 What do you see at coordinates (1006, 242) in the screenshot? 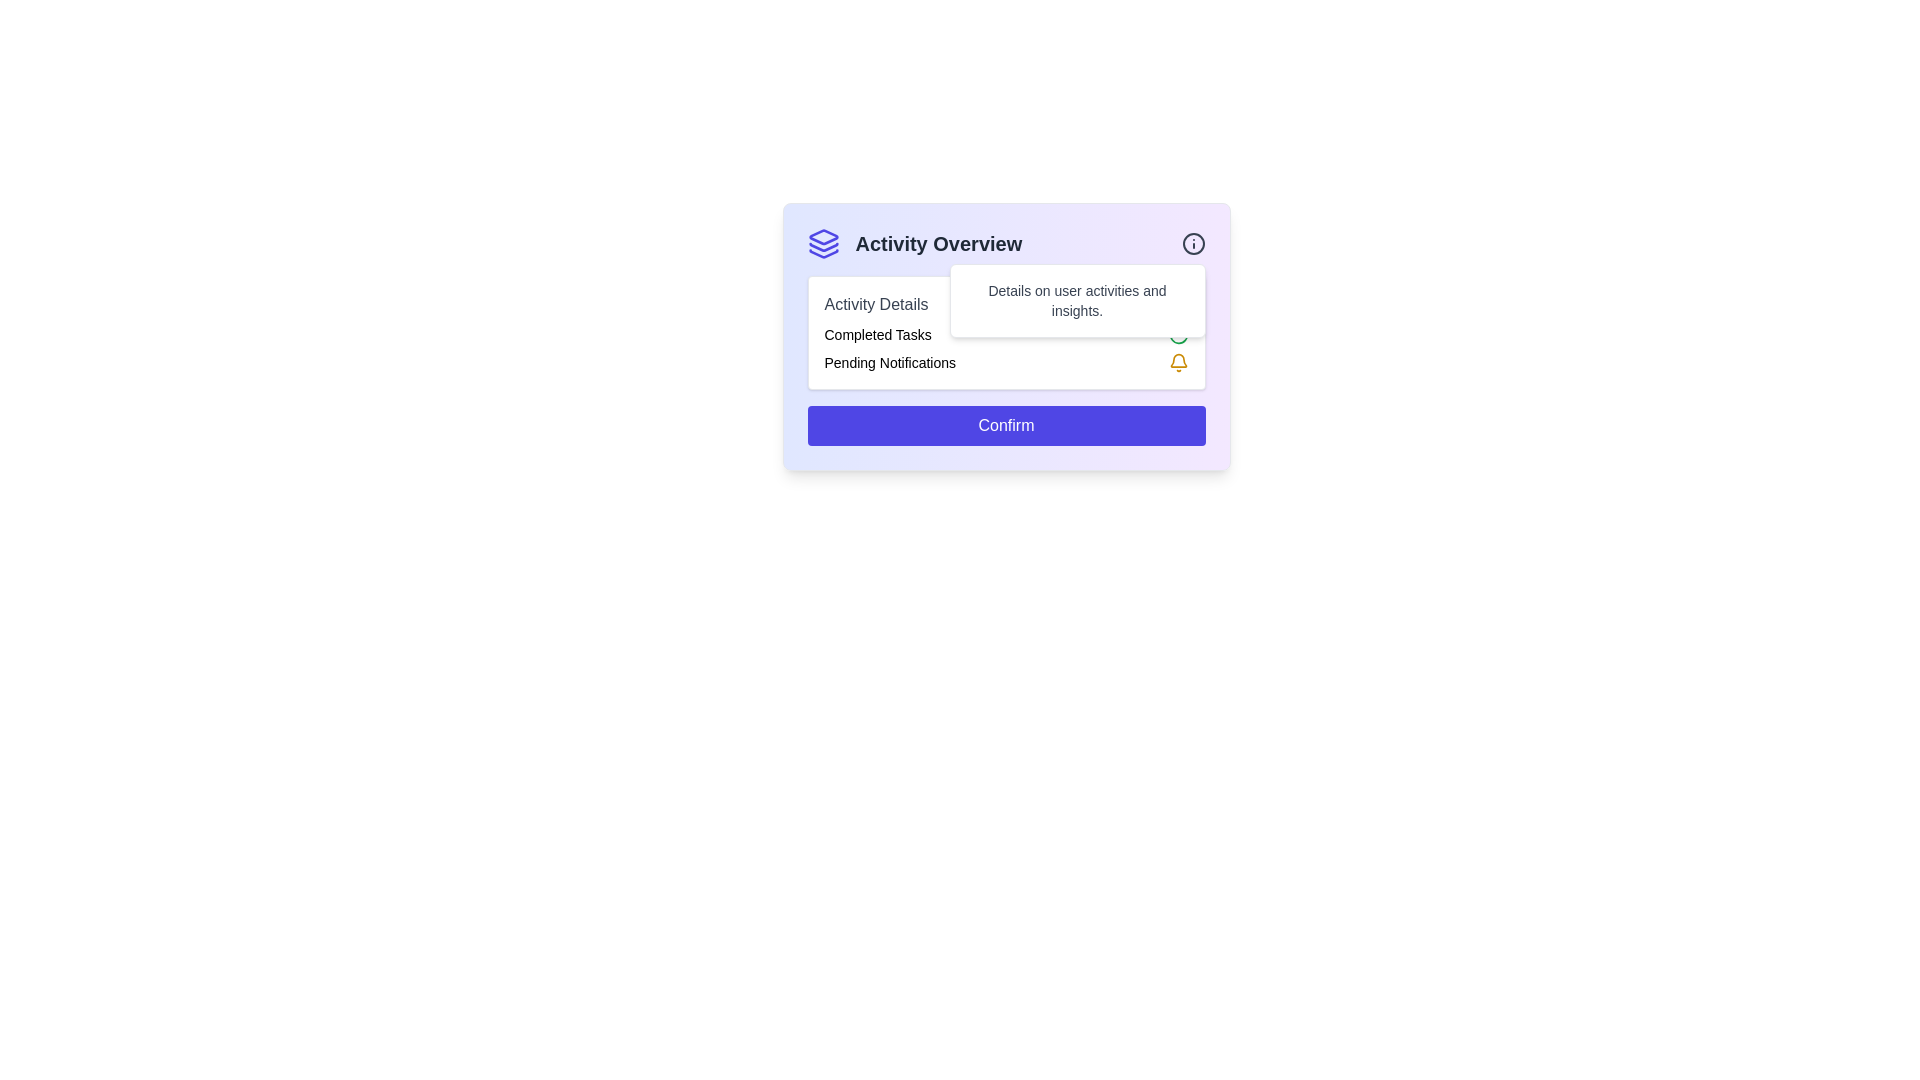
I see `displayed information from the 'Activity Overview' header section, which includes a bold heading and an informative text accompanied by a purple stacked layers icon` at bounding box center [1006, 242].